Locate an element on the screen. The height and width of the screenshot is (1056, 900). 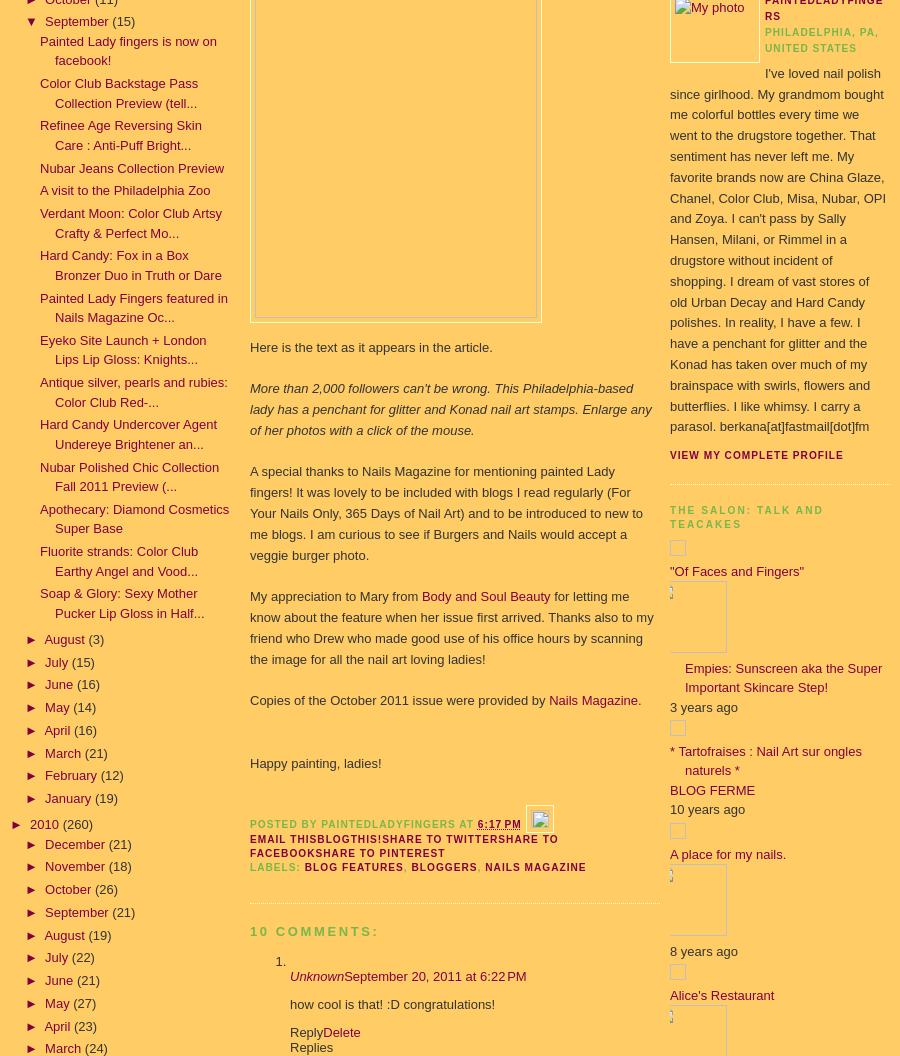
'Eyeko Site Launch + London Lips Lip Gloss: Knights...' is located at coordinates (123, 348).